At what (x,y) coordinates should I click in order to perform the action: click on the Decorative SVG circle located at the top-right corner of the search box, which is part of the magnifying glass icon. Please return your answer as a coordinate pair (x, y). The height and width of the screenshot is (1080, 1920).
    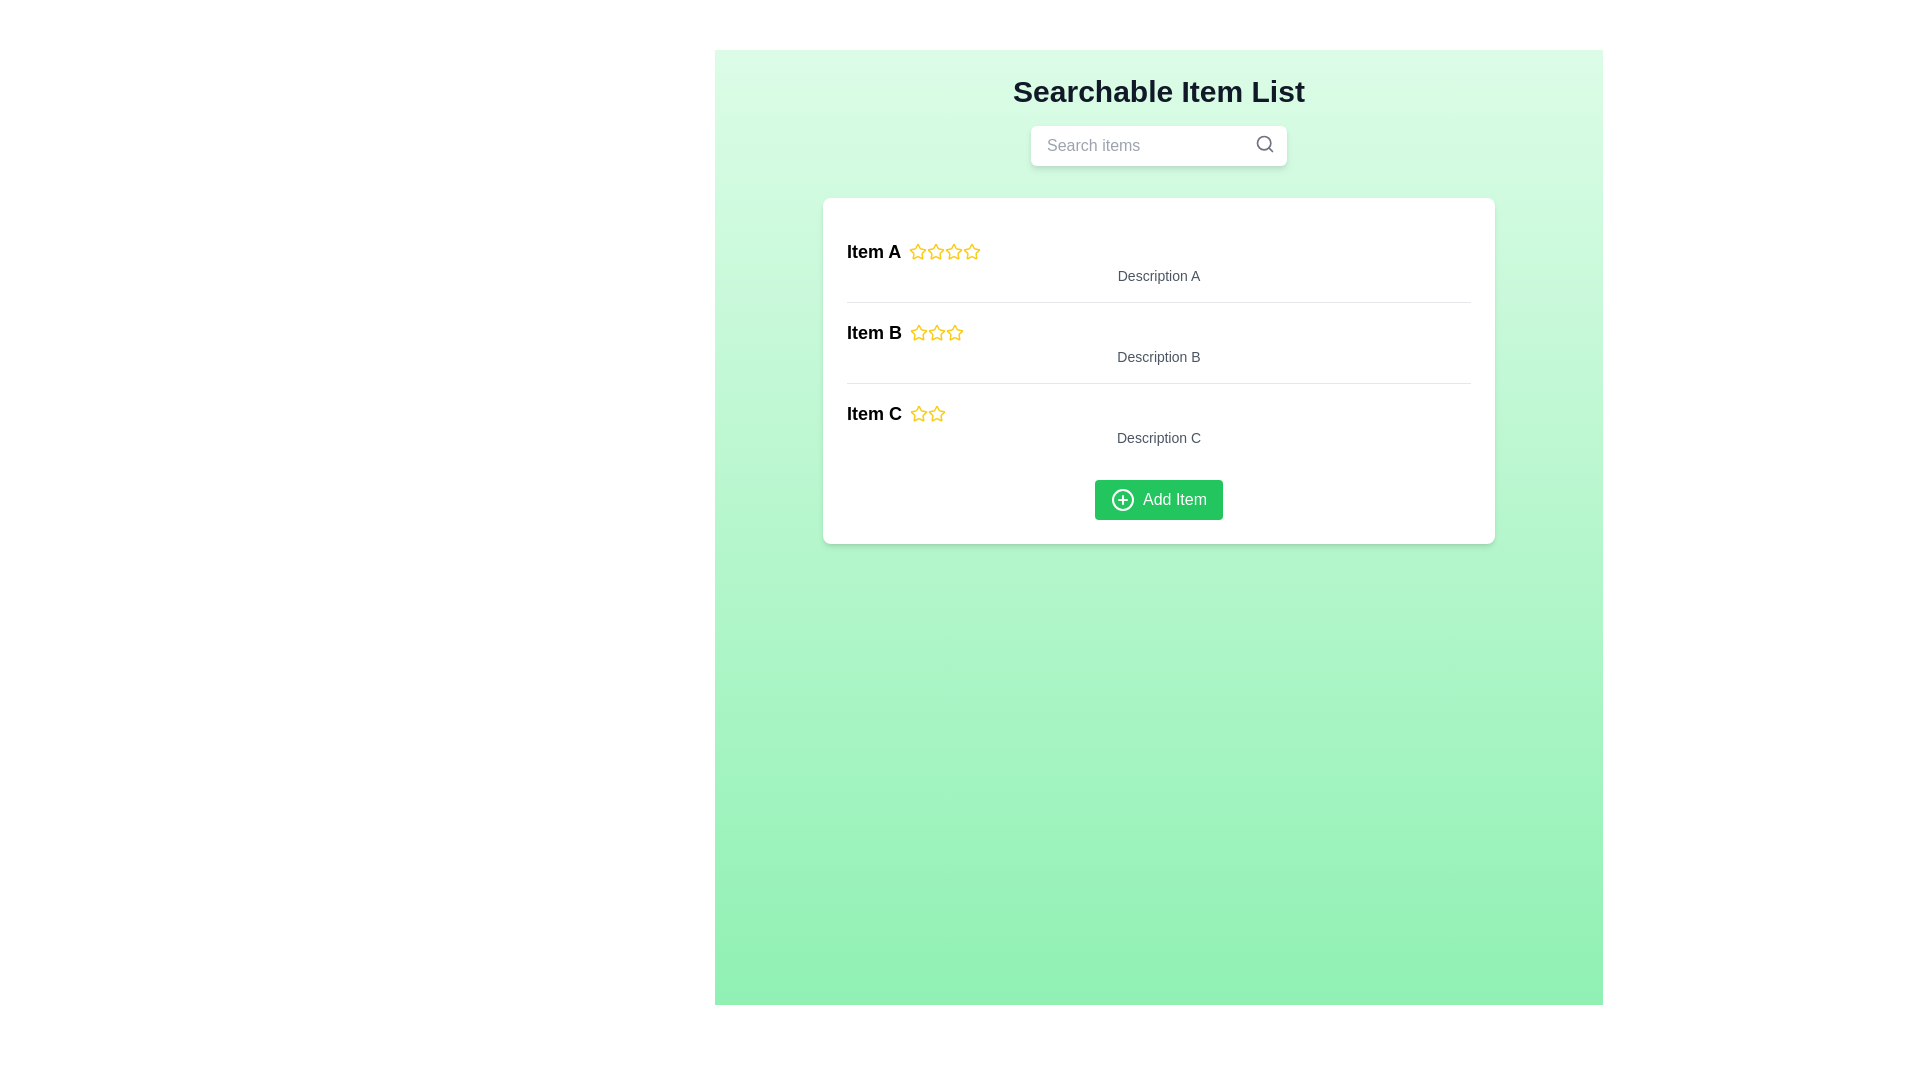
    Looking at the image, I should click on (1263, 142).